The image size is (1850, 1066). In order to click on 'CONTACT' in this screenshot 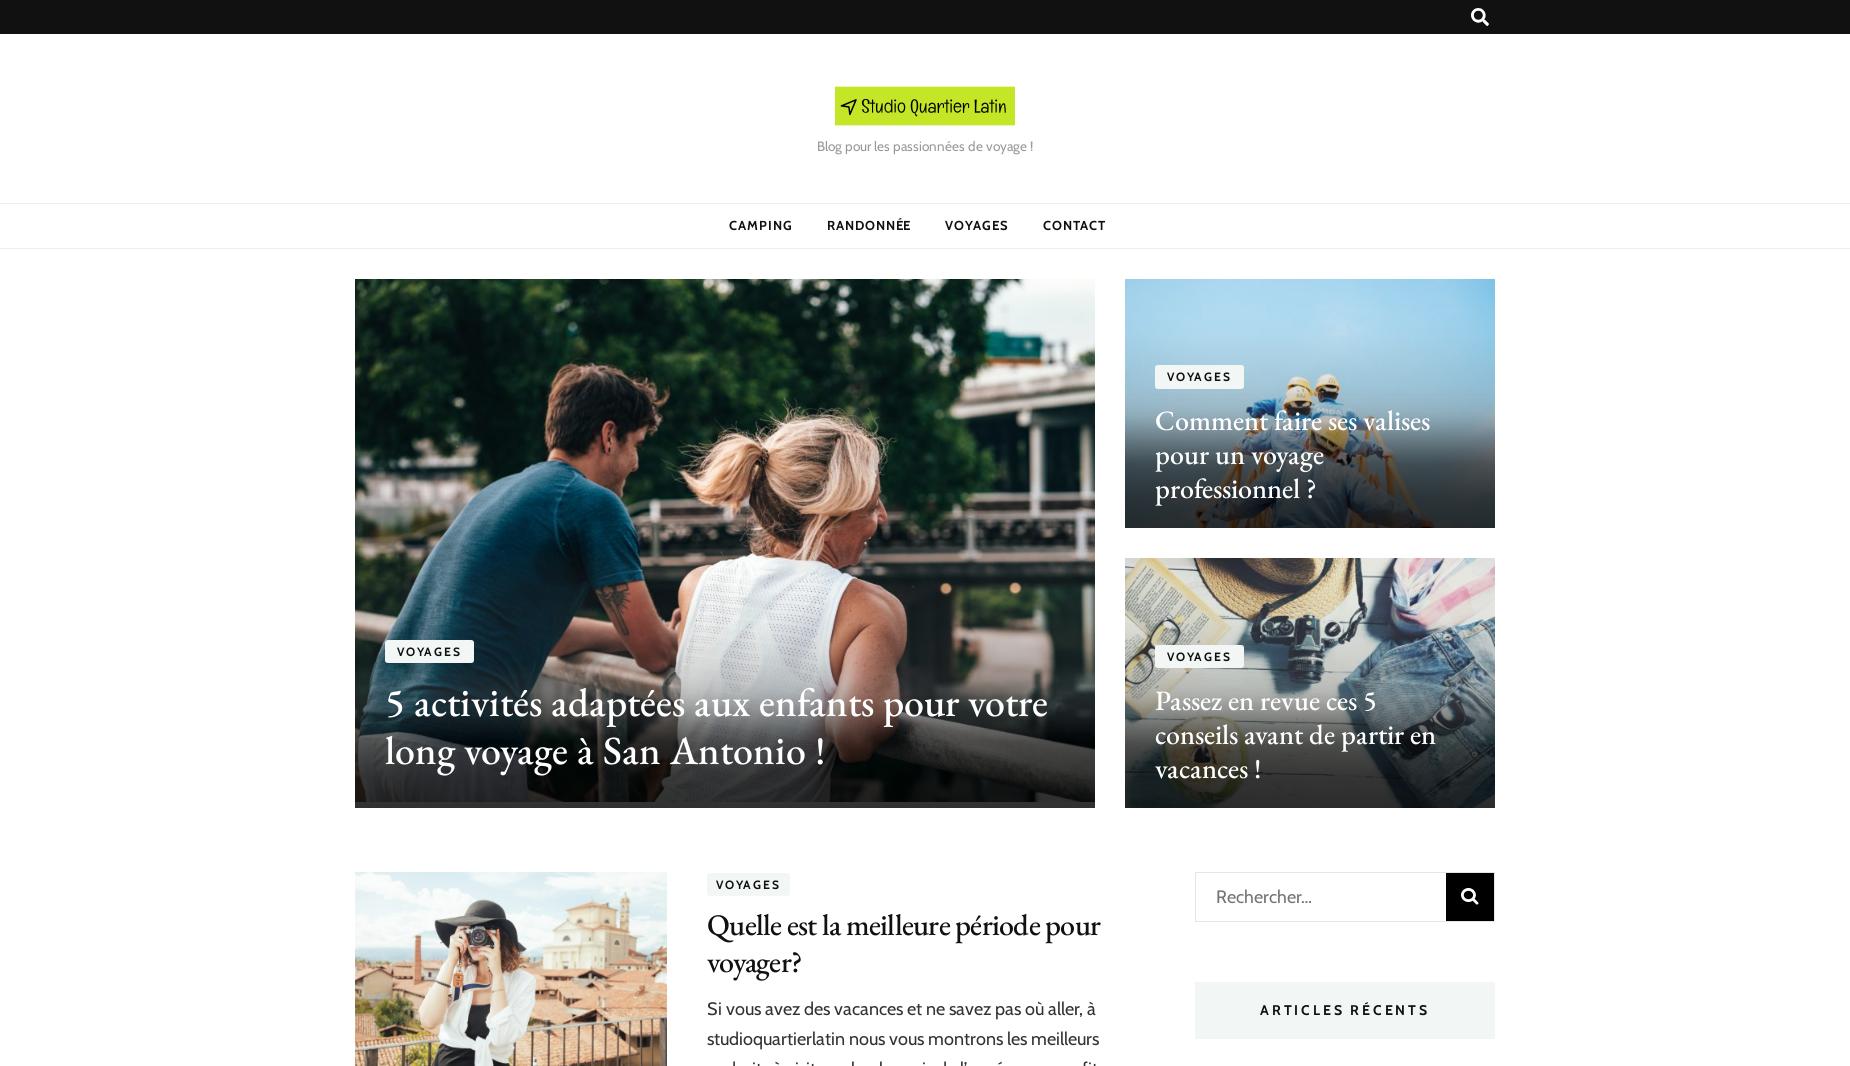, I will do `click(1073, 224)`.